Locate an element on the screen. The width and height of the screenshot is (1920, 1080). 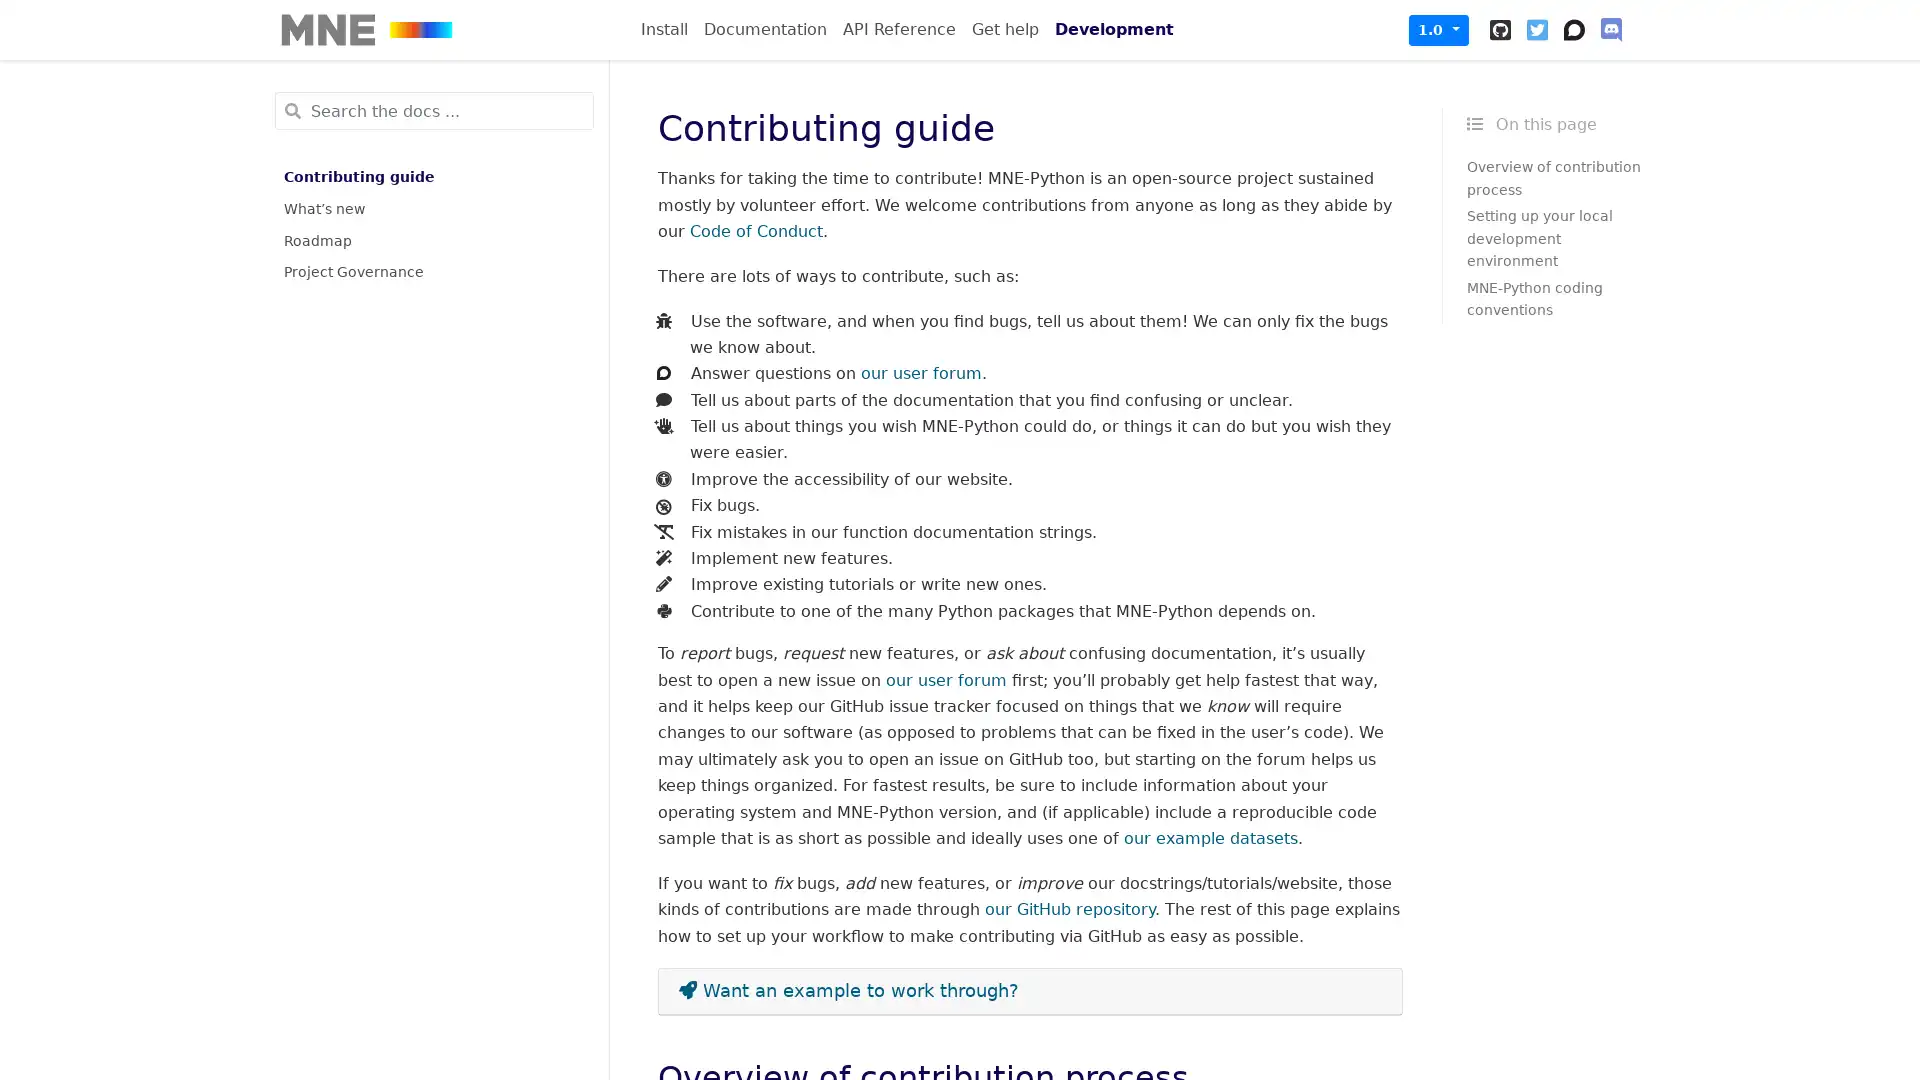
1.0 is located at coordinates (1438, 29).